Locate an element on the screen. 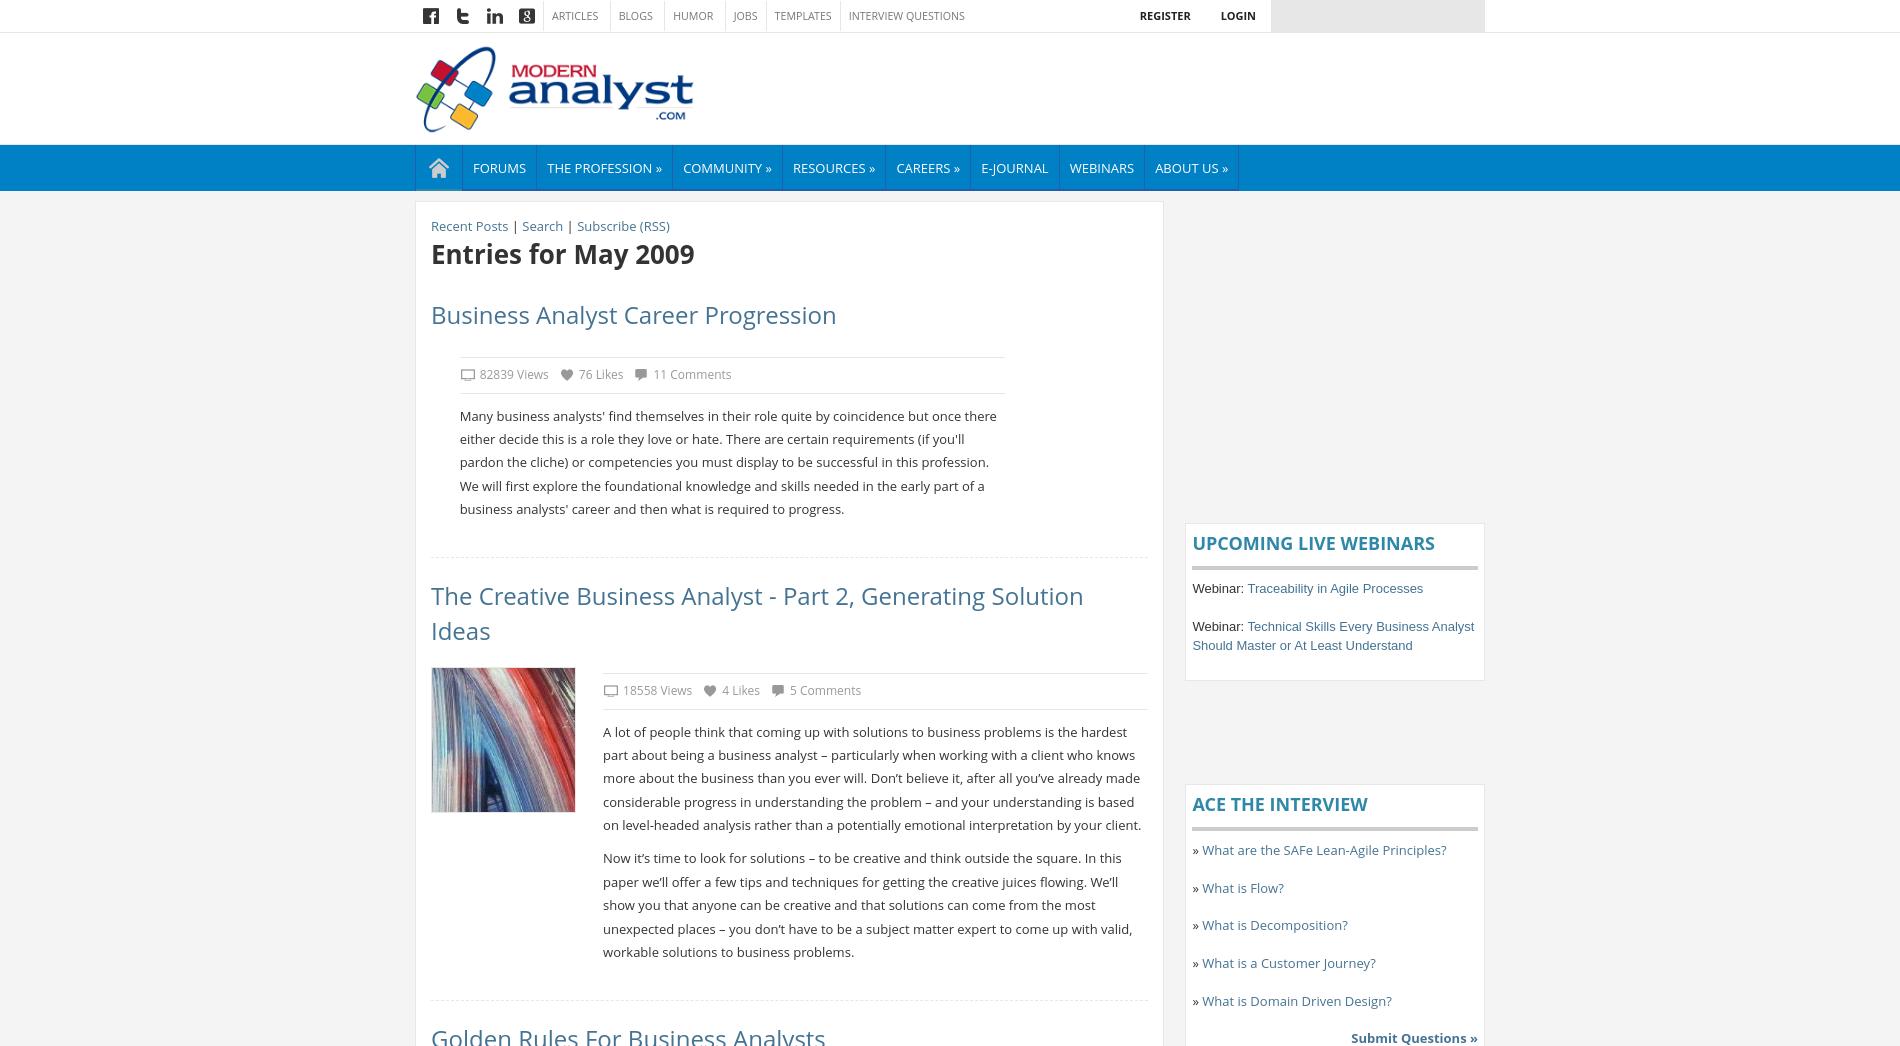 This screenshot has width=1900, height=1046. 'Jobs' is located at coordinates (743, 15).